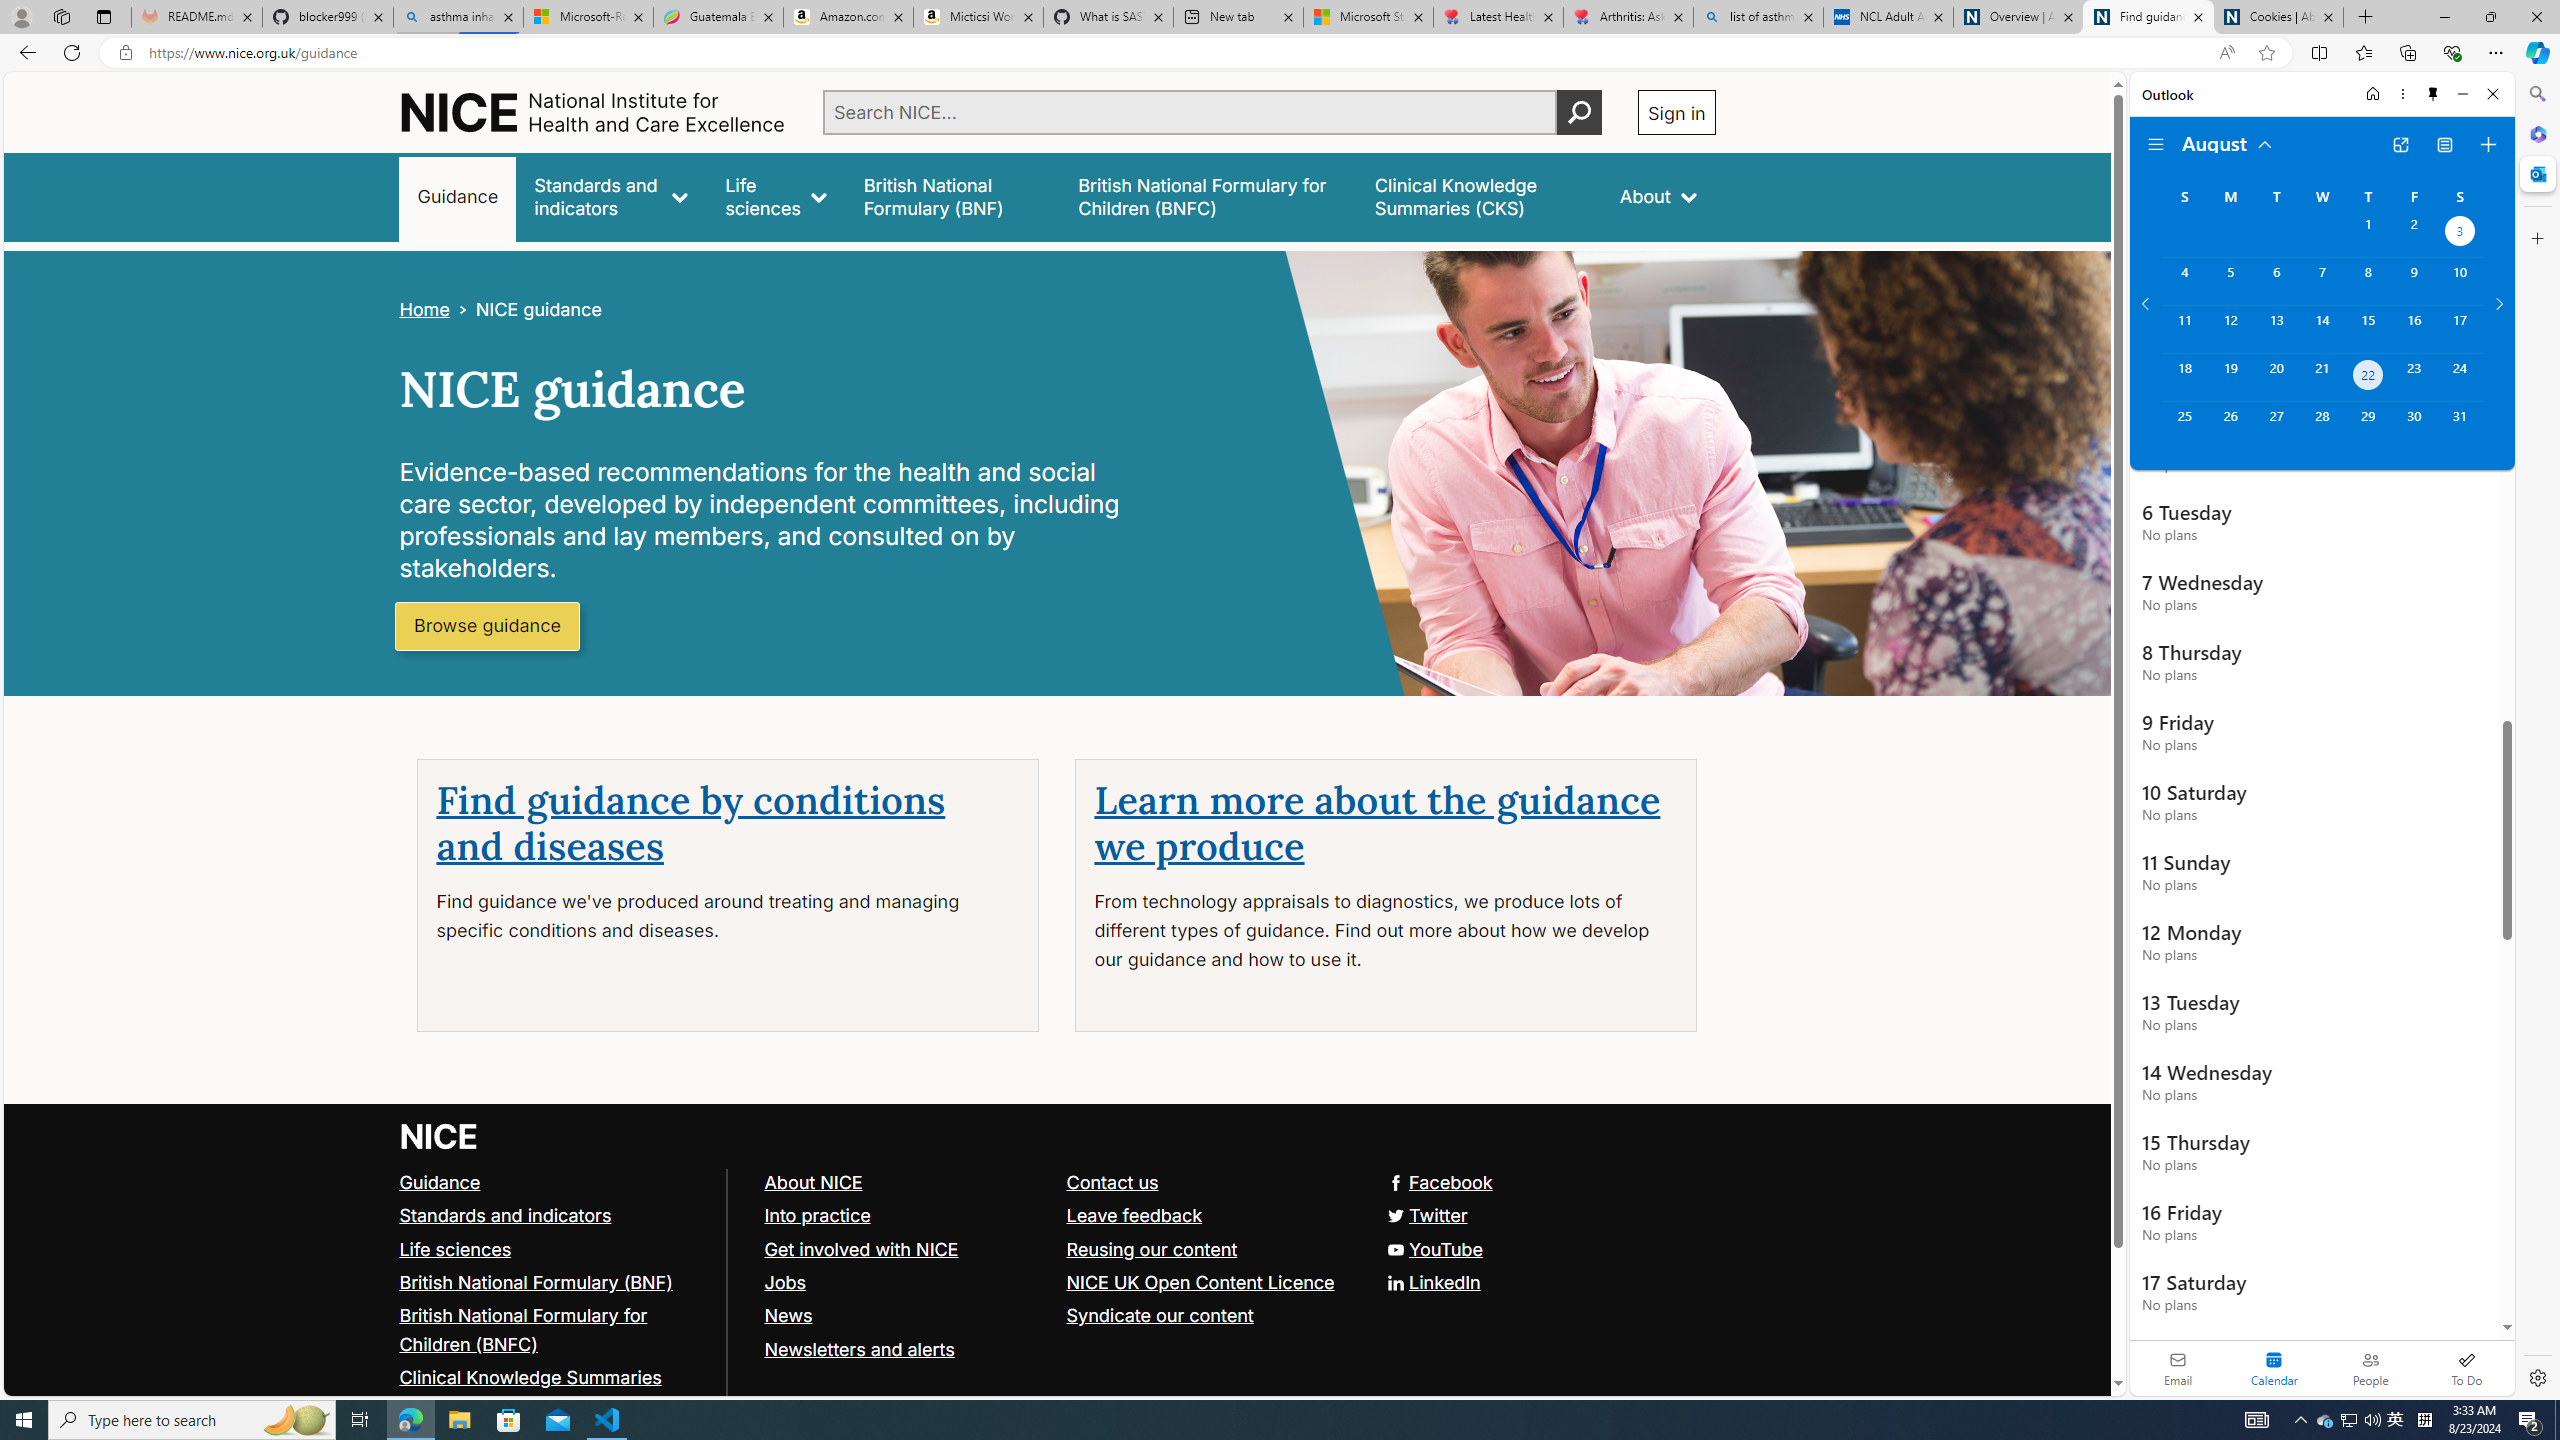 This screenshot has width=2560, height=1440. Describe the element at coordinates (1112, 1180) in the screenshot. I see `'Contact us'` at that location.